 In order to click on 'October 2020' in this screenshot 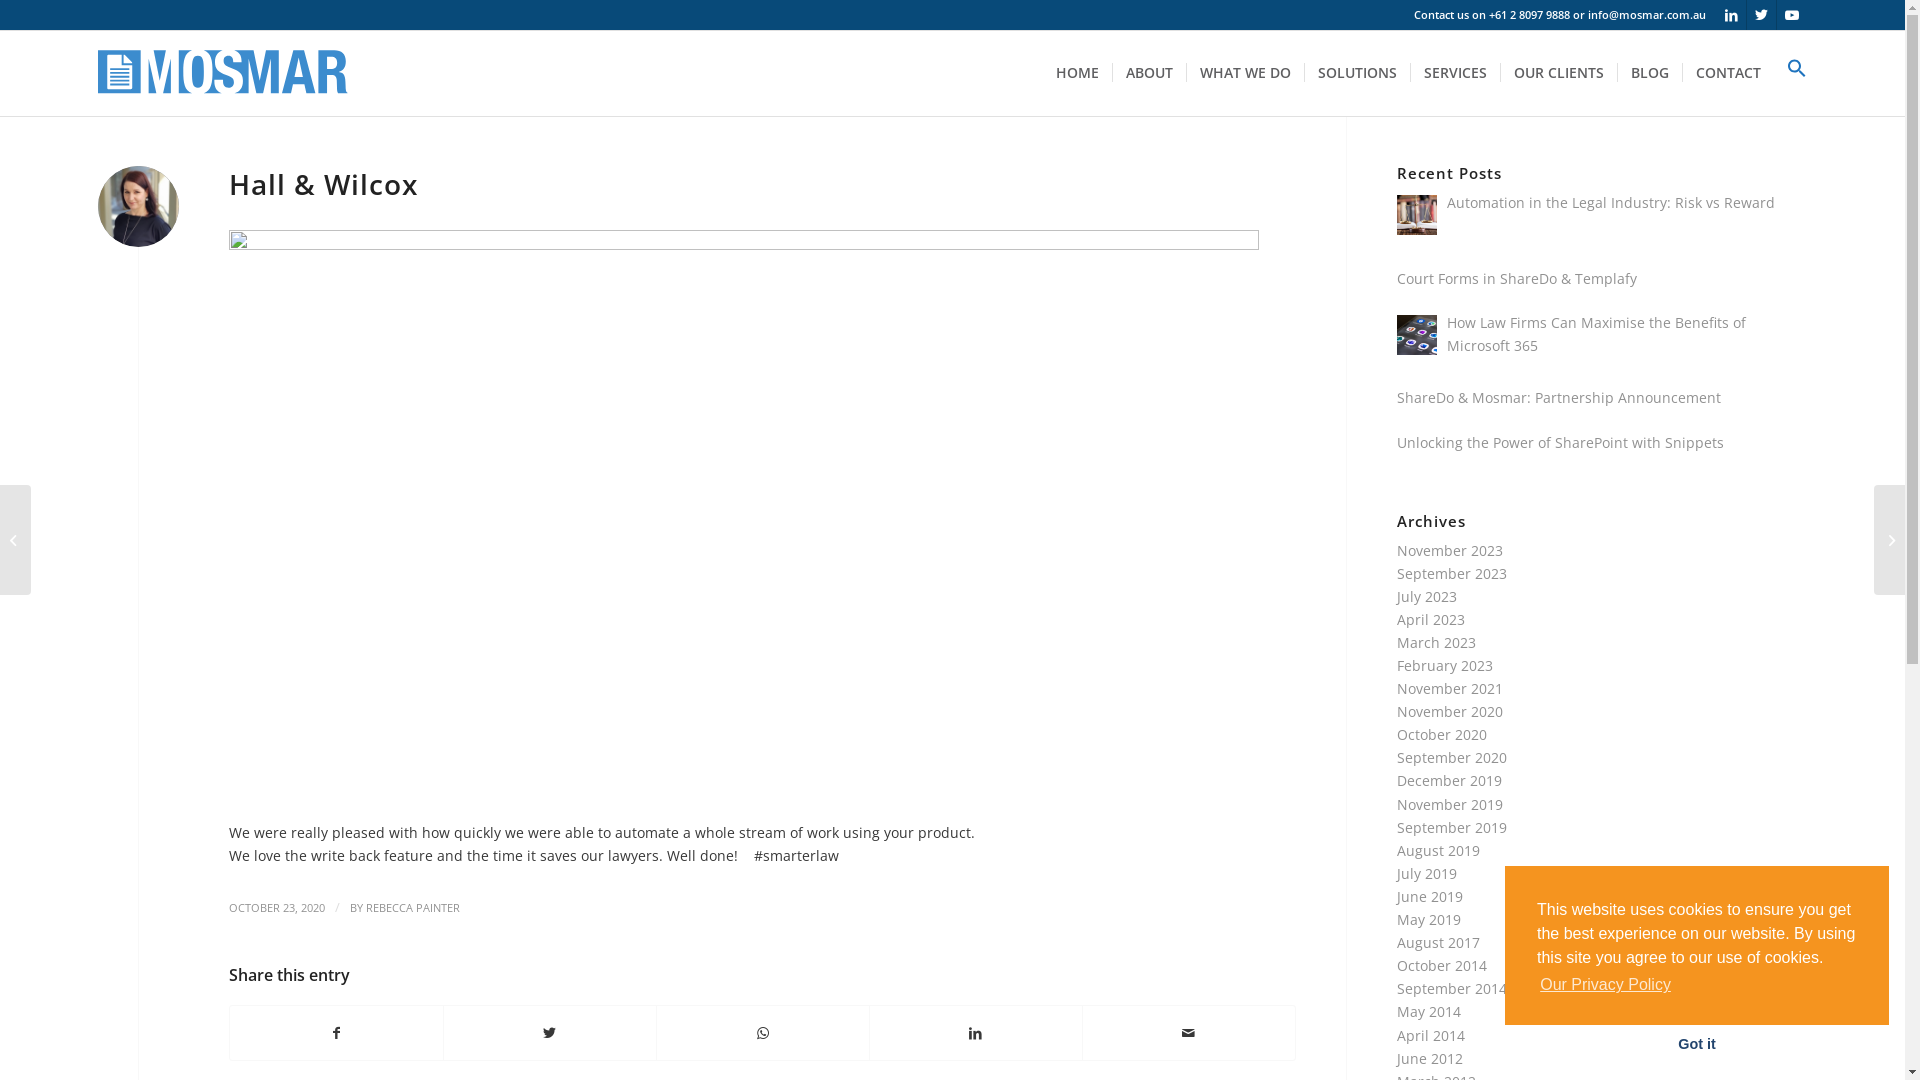, I will do `click(1441, 734)`.